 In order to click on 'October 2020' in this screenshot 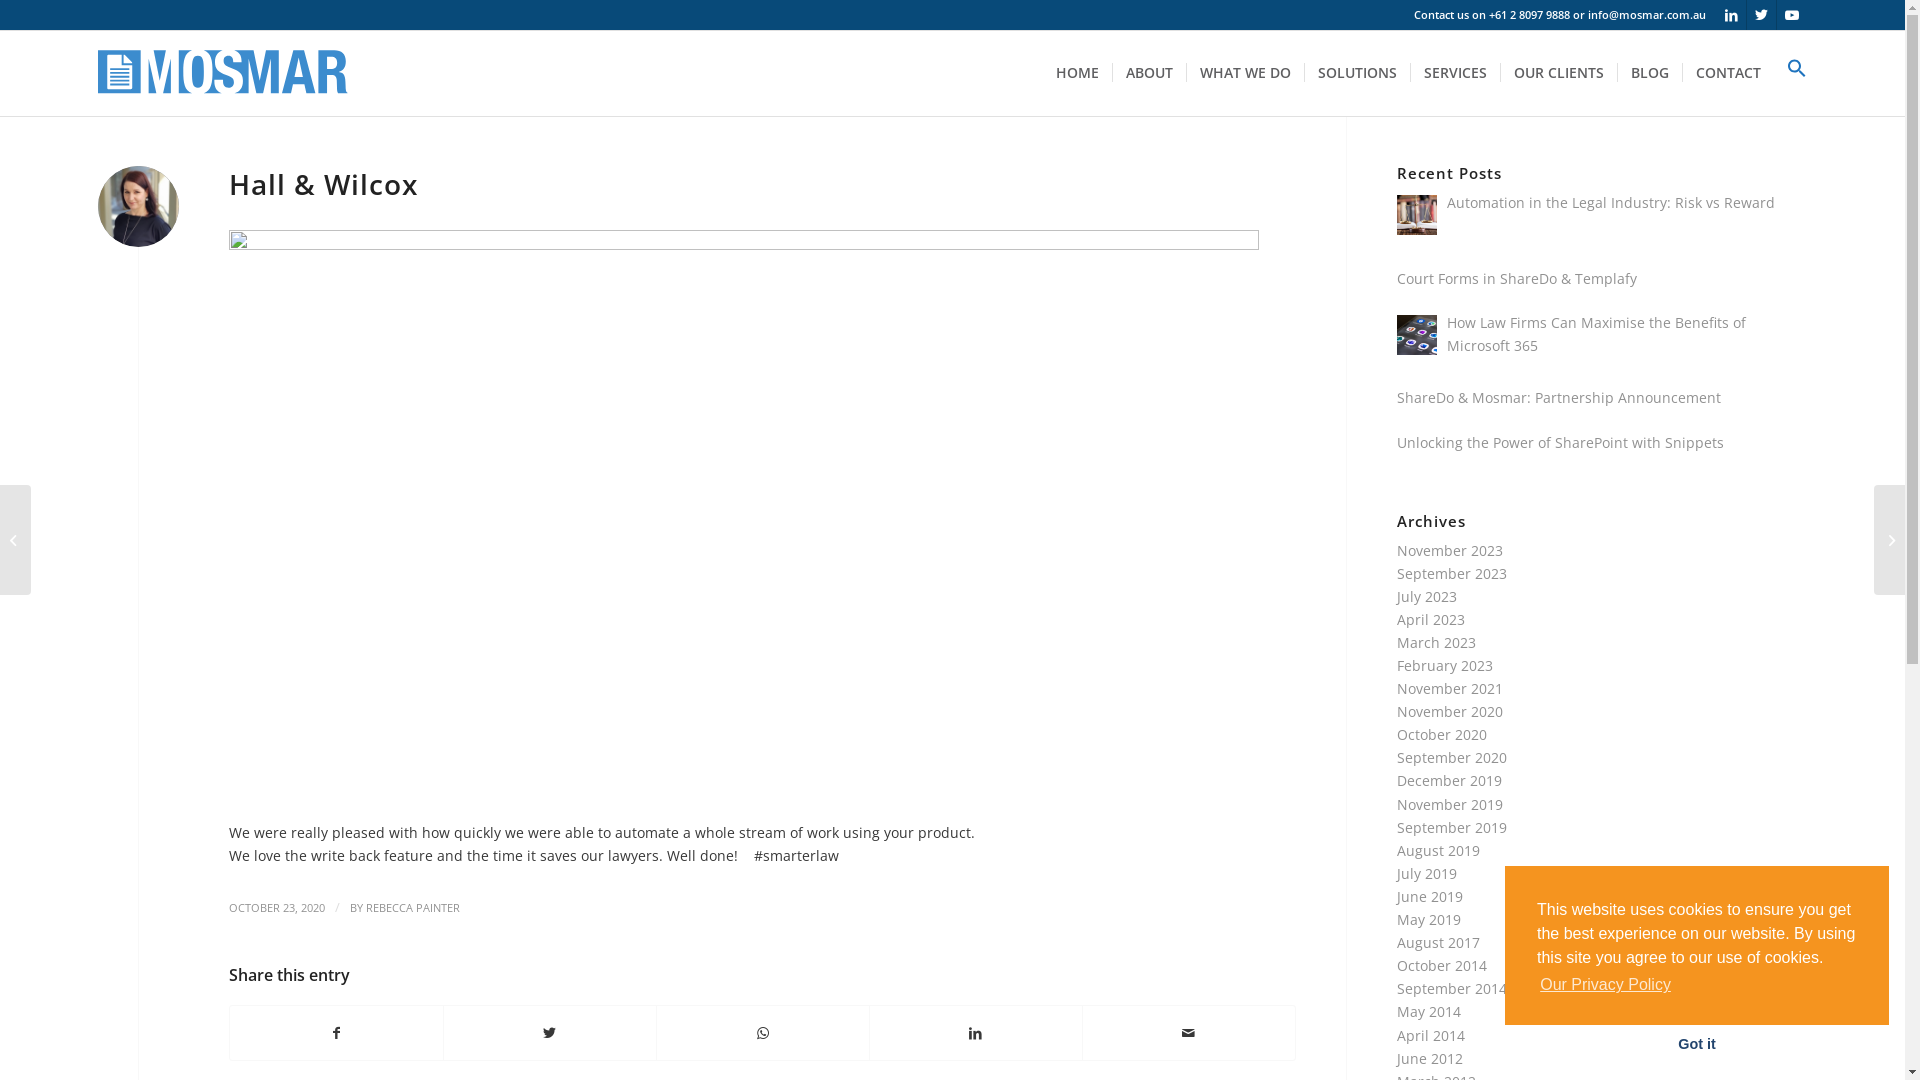, I will do `click(1441, 734)`.